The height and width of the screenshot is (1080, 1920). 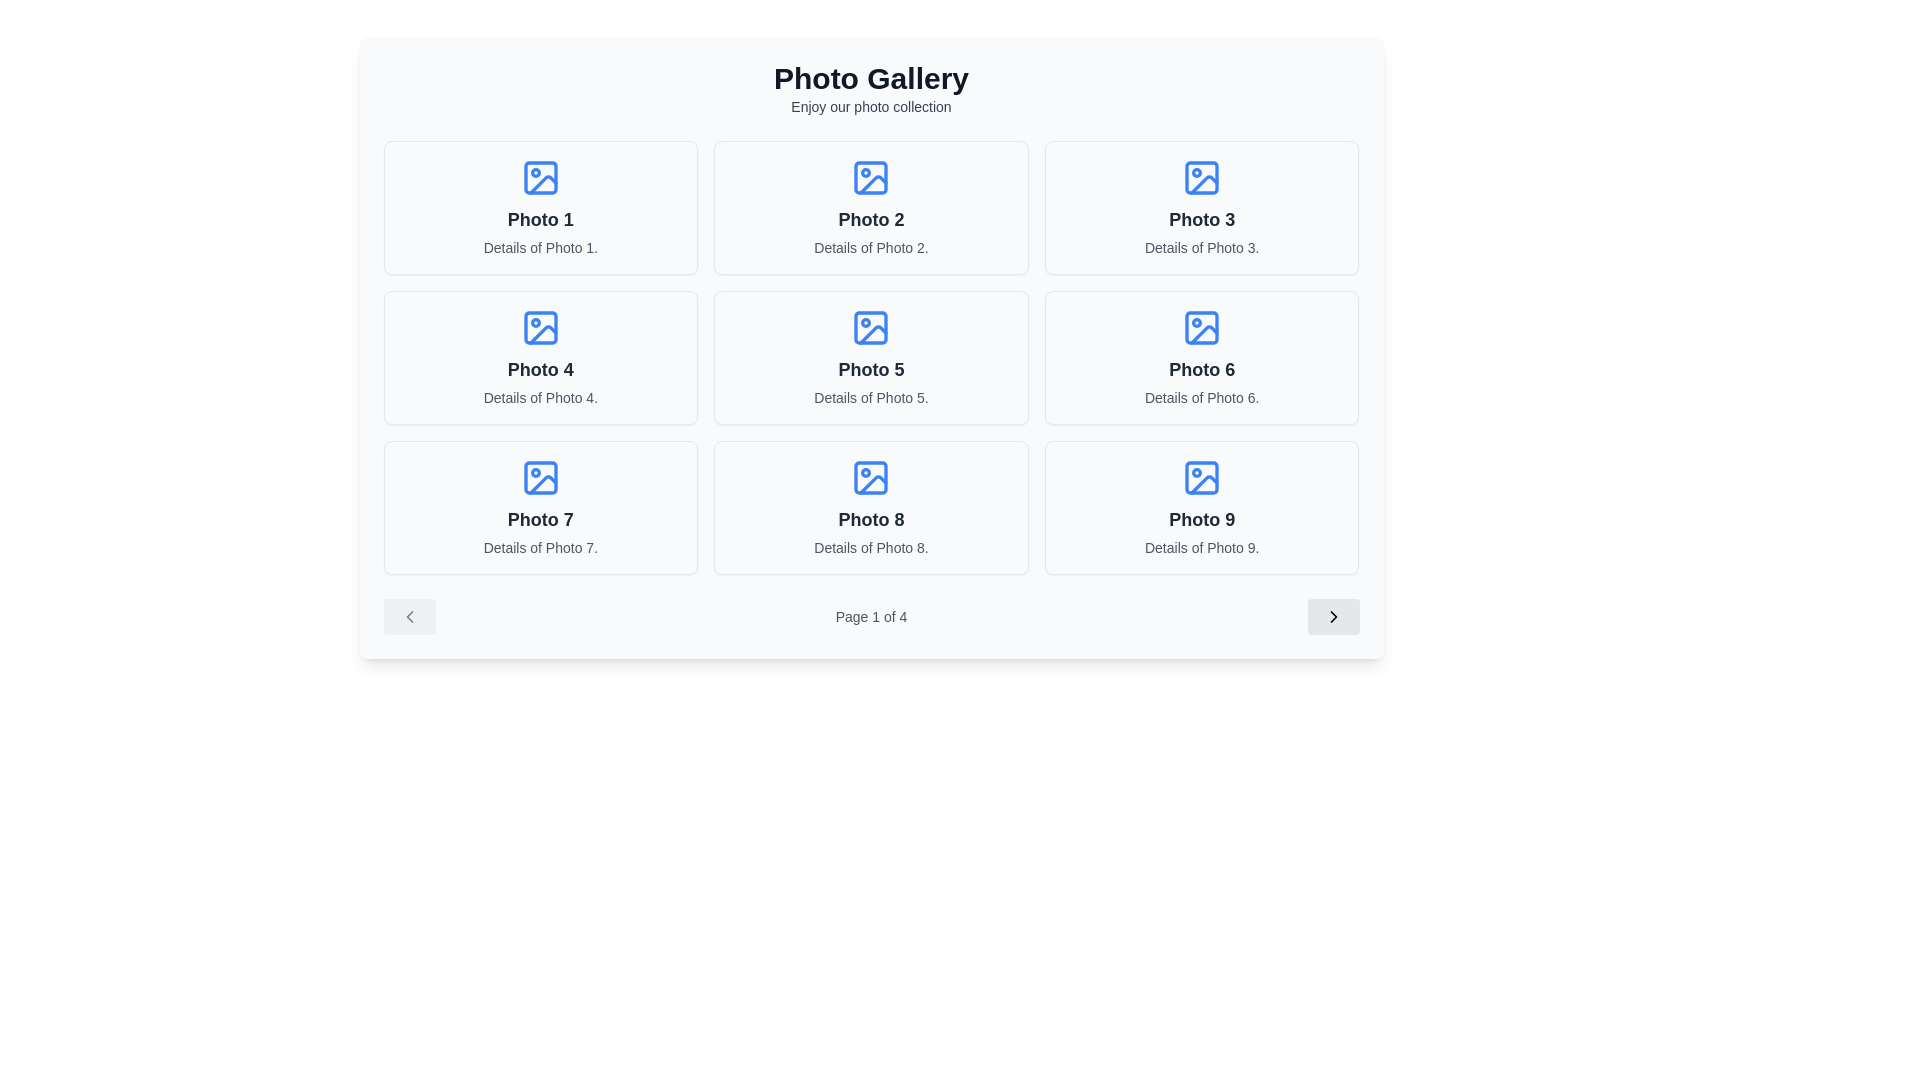 What do you see at coordinates (540, 326) in the screenshot?
I see `icon representing 'Photo 4' located at the top-center of its card by clicking on it` at bounding box center [540, 326].